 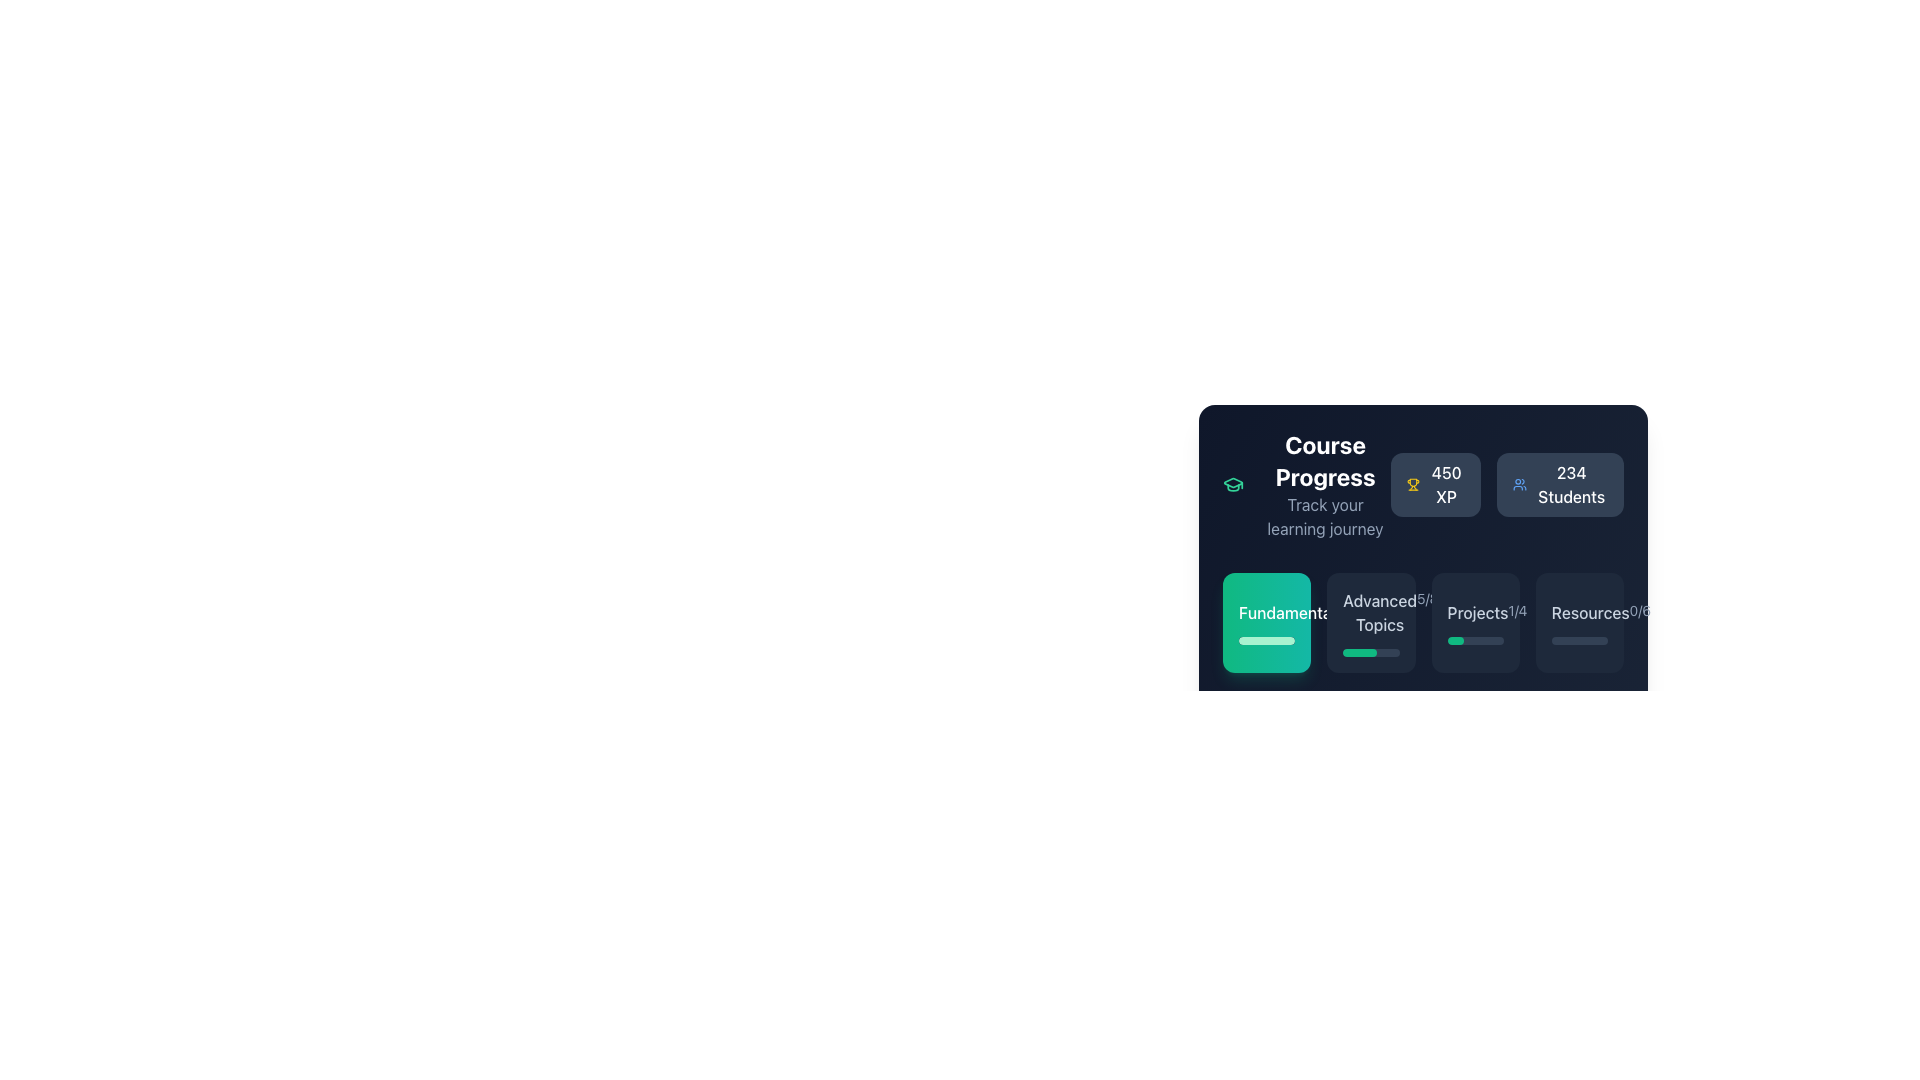 What do you see at coordinates (1478, 612) in the screenshot?
I see `text label displaying 'Projects', which is styled in a medium font weight and colored slate-gray, located in the progress section of the UI` at bounding box center [1478, 612].